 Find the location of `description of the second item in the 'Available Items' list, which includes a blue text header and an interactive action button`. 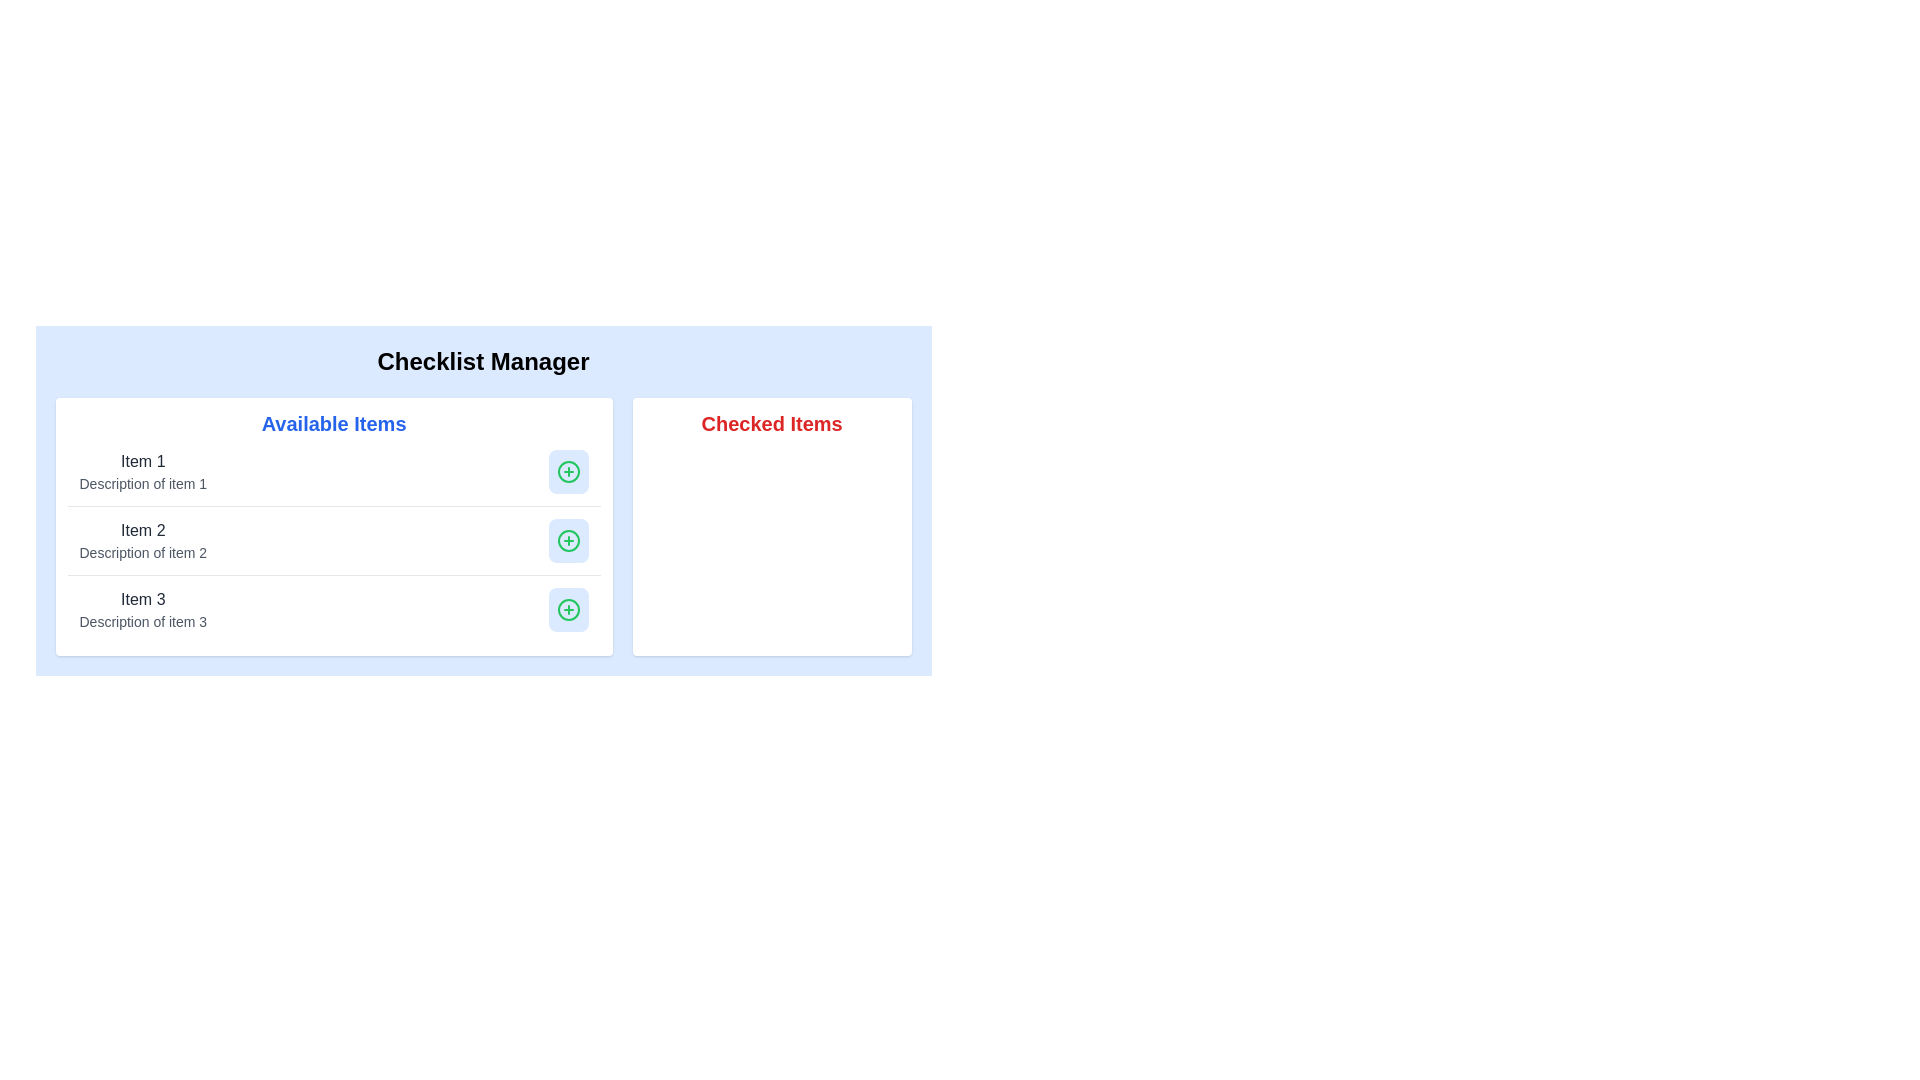

description of the second item in the 'Available Items' list, which includes a blue text header and an interactive action button is located at coordinates (334, 526).